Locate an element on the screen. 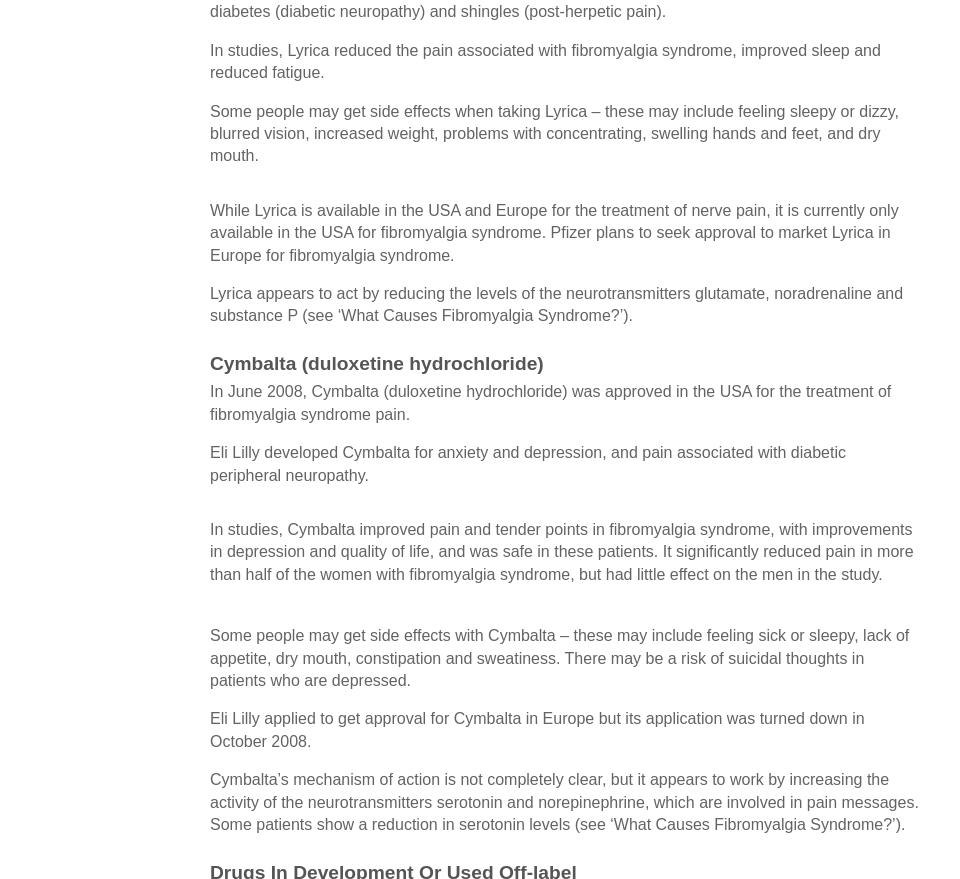 Image resolution: width=960 pixels, height=879 pixels. 'In studies, Cymbalta improved pain and tender points in fibromyalgia syndrome, with improvements in depression and quality of life, and was safe in these patients. It significantly reduced pain in more than half of the women with fibromyalgia syndrome, but had little effect on the men in the study.' is located at coordinates (210, 551).